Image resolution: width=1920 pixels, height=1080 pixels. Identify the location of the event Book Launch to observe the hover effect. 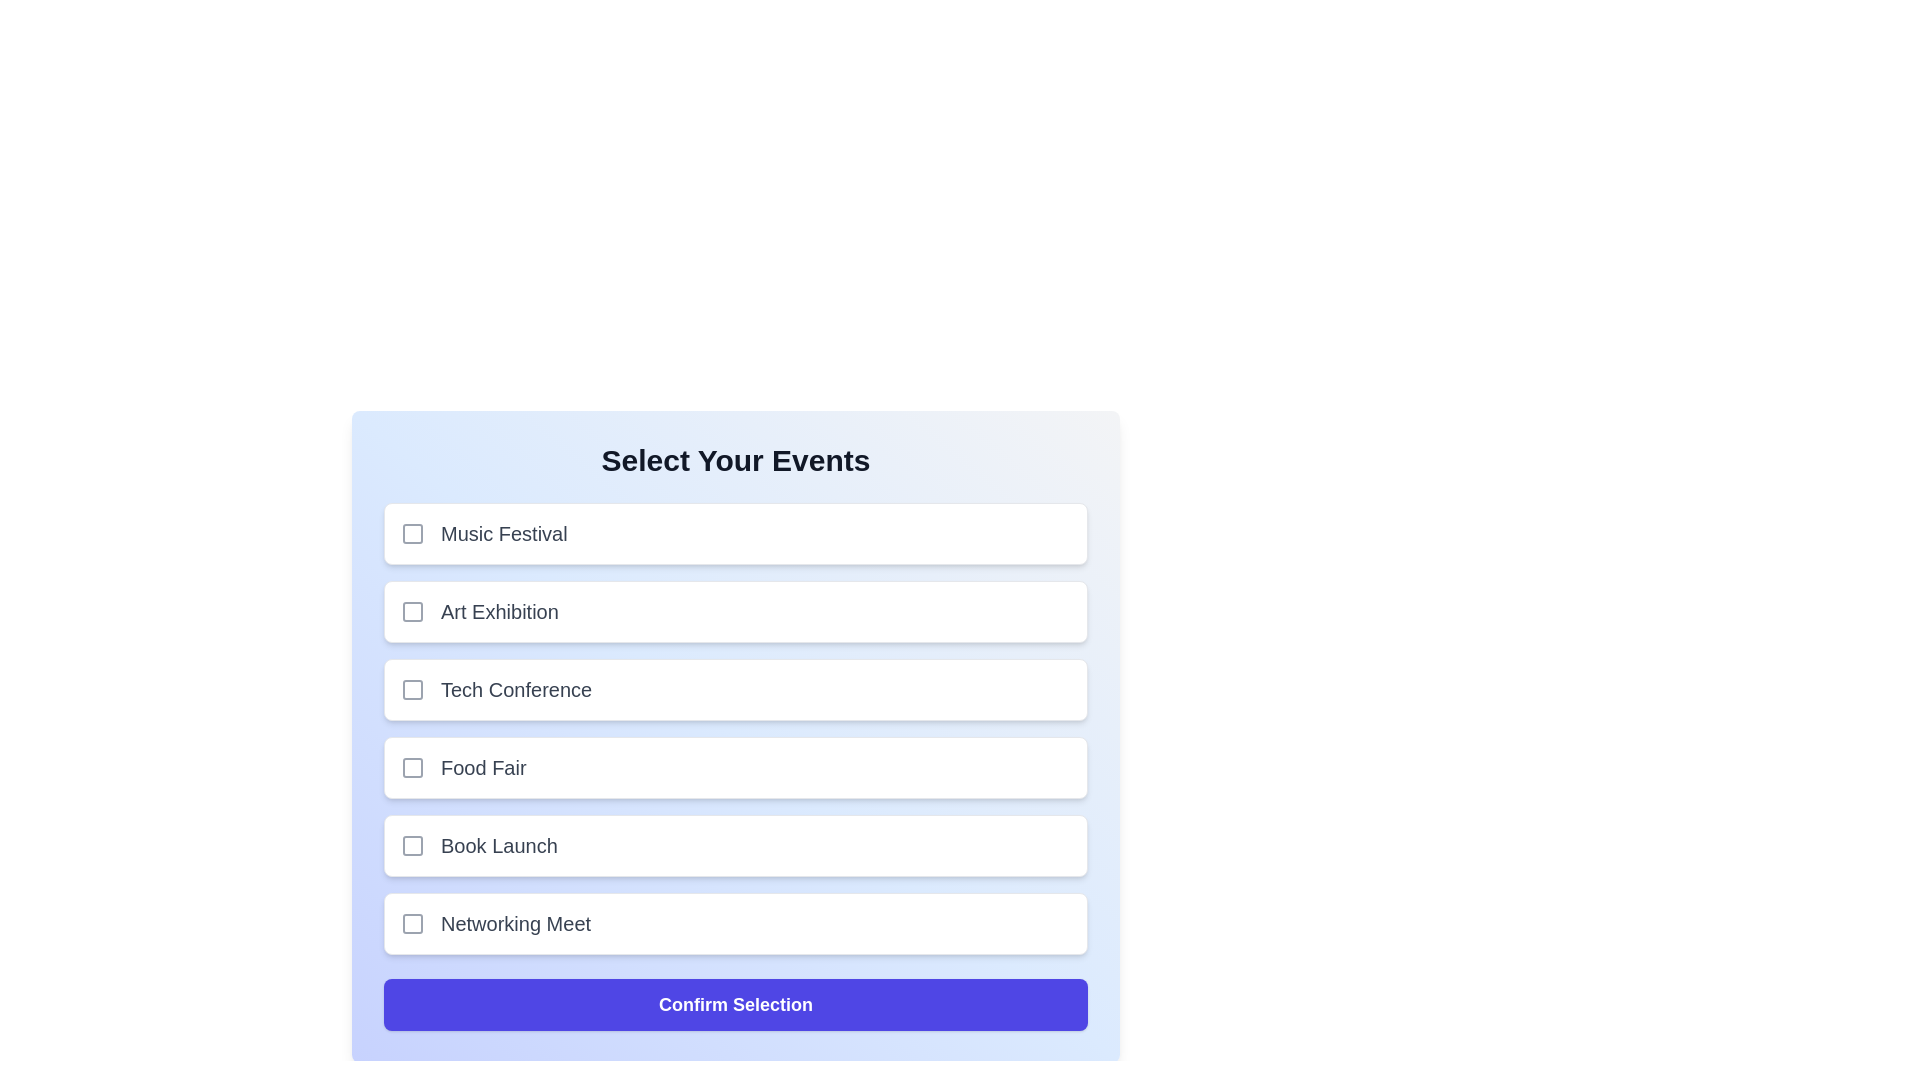
(734, 845).